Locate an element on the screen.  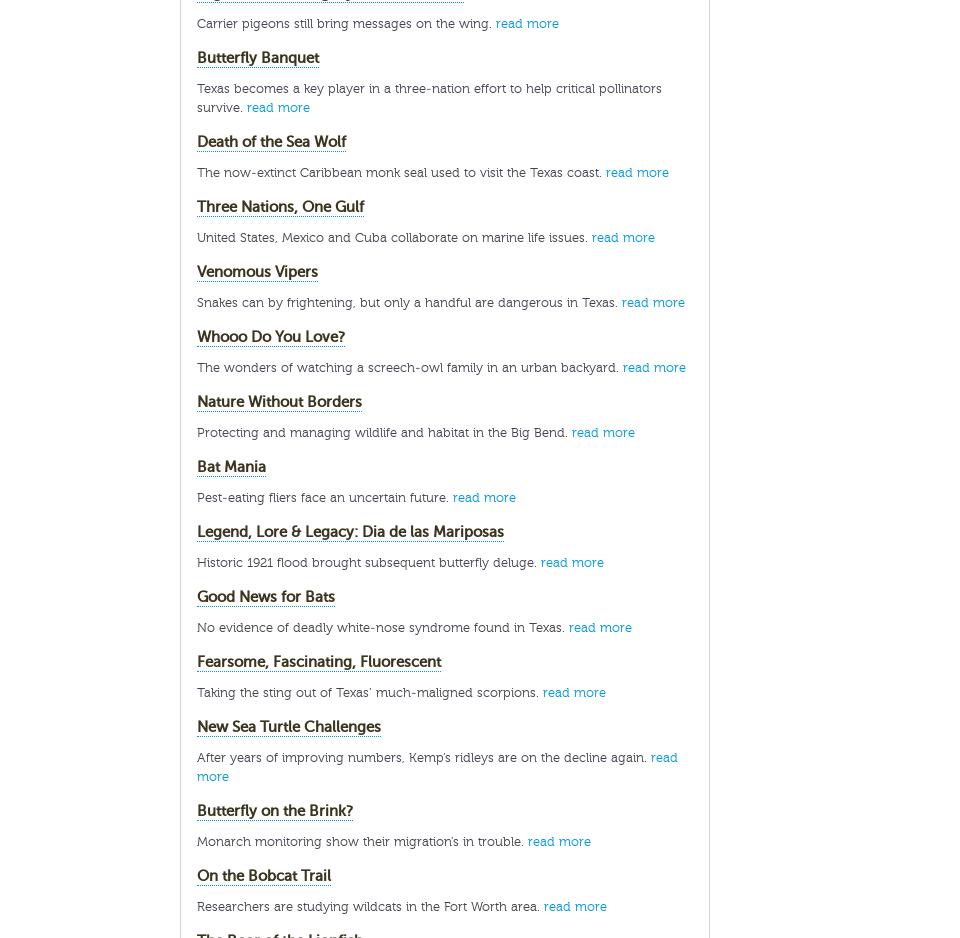
'The wonders of watching a screech-owl family in an urban backyard.' is located at coordinates (409, 367).